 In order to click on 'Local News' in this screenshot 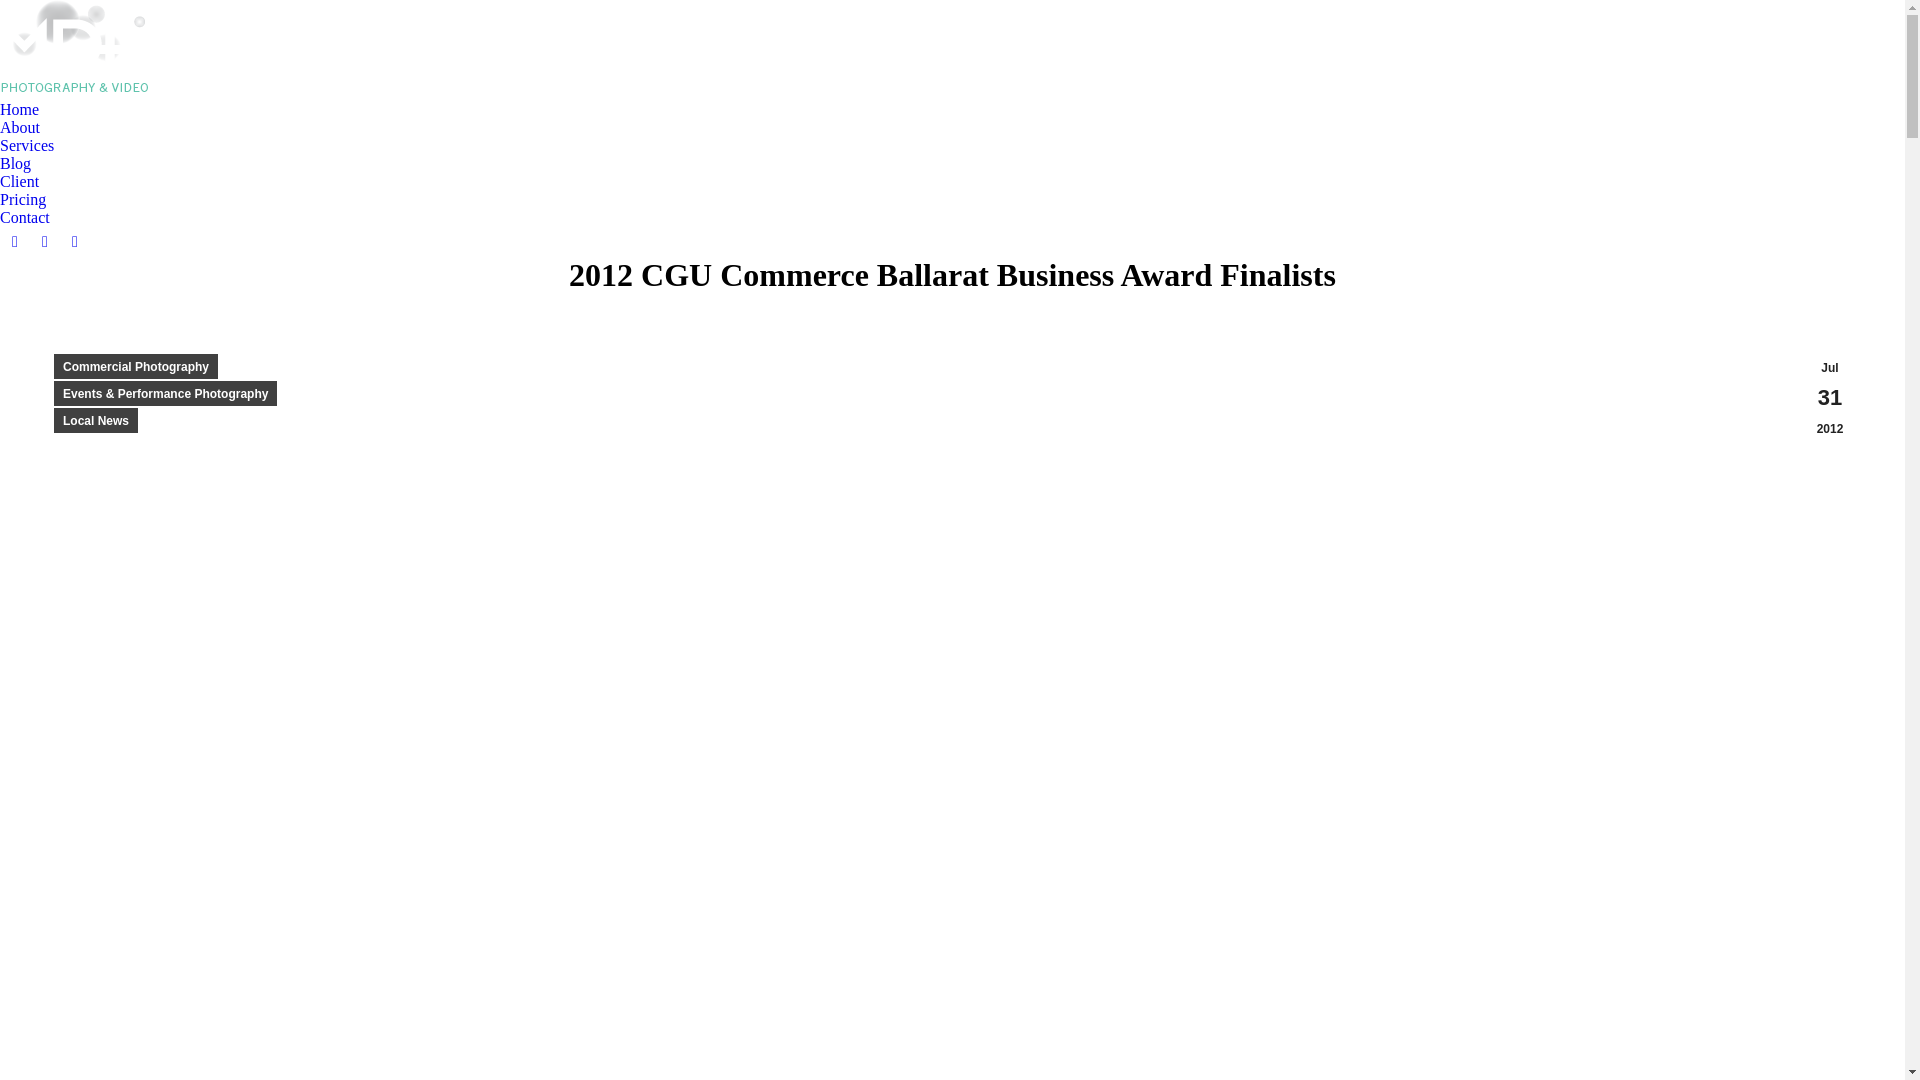, I will do `click(95, 419)`.